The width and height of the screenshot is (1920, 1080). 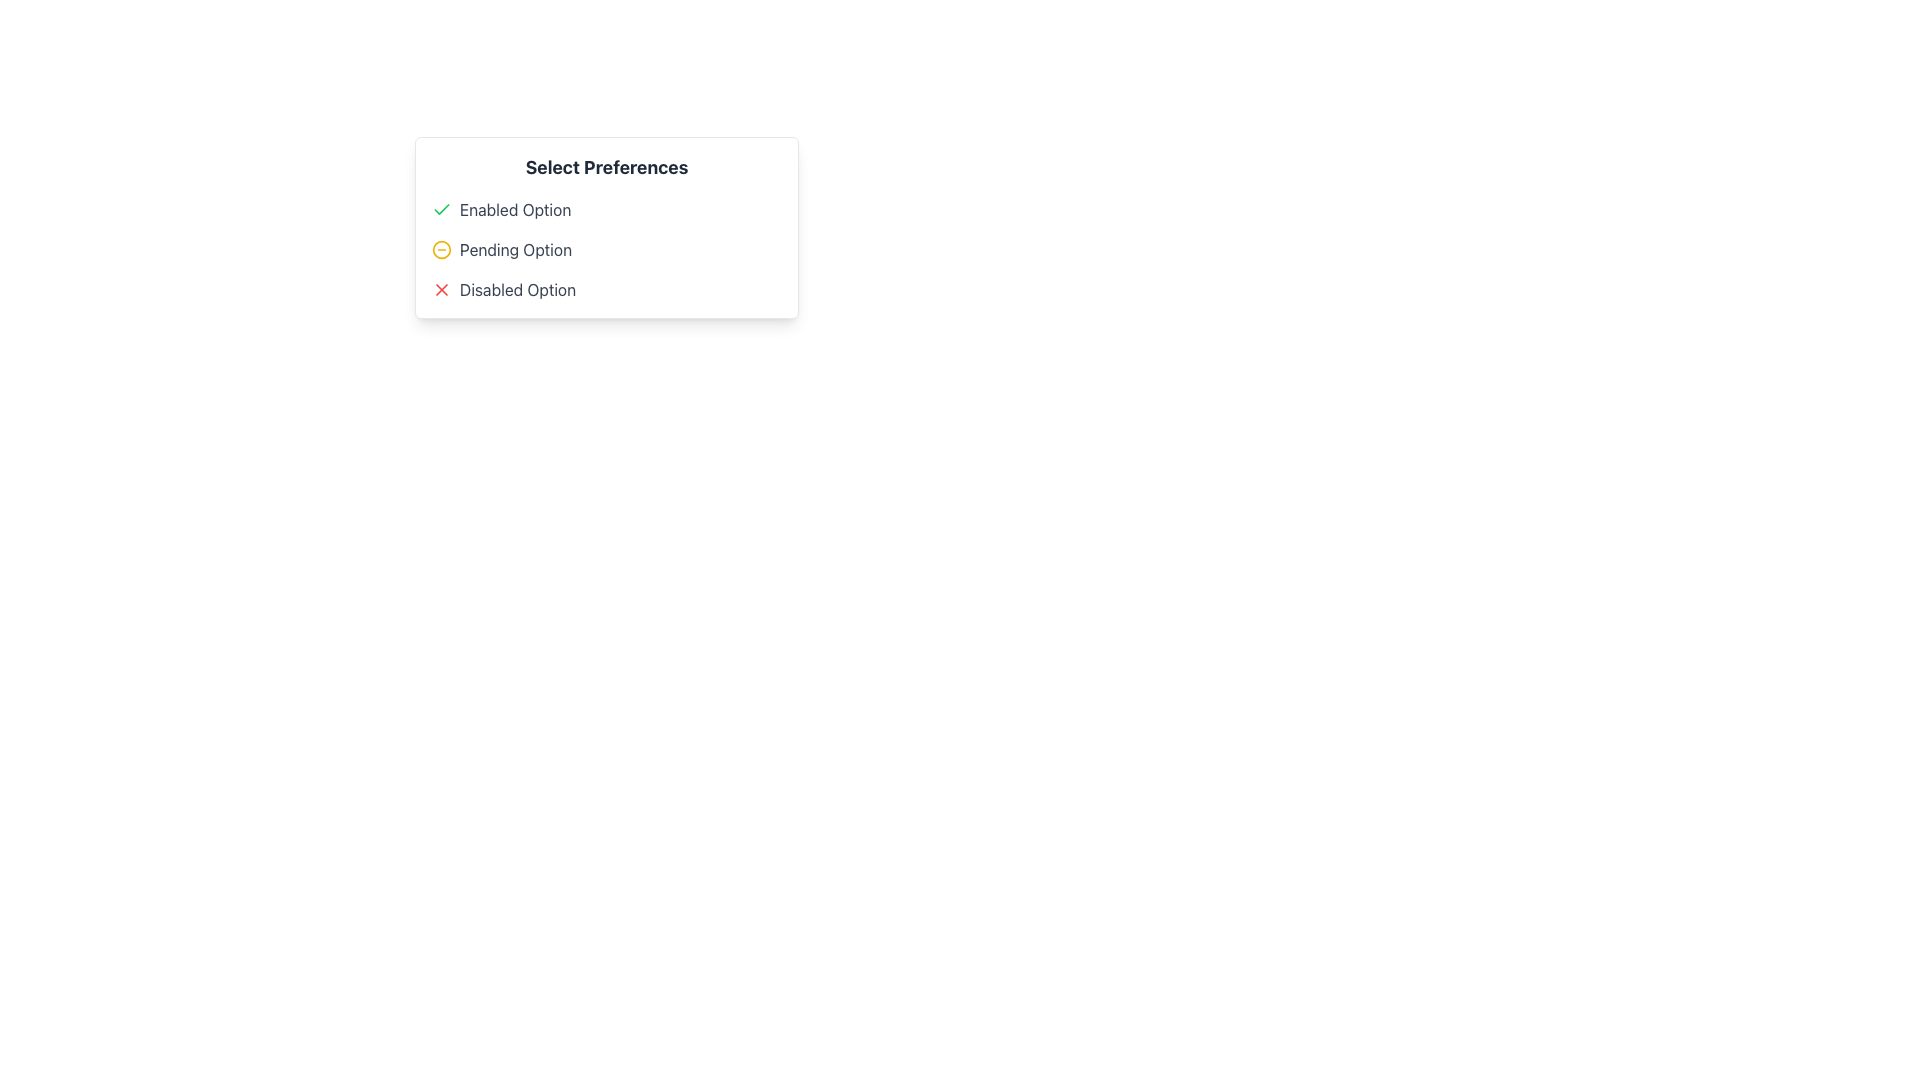 What do you see at coordinates (605, 249) in the screenshot?
I see `the group of list items with icons located below the 'Select Preferences' title` at bounding box center [605, 249].